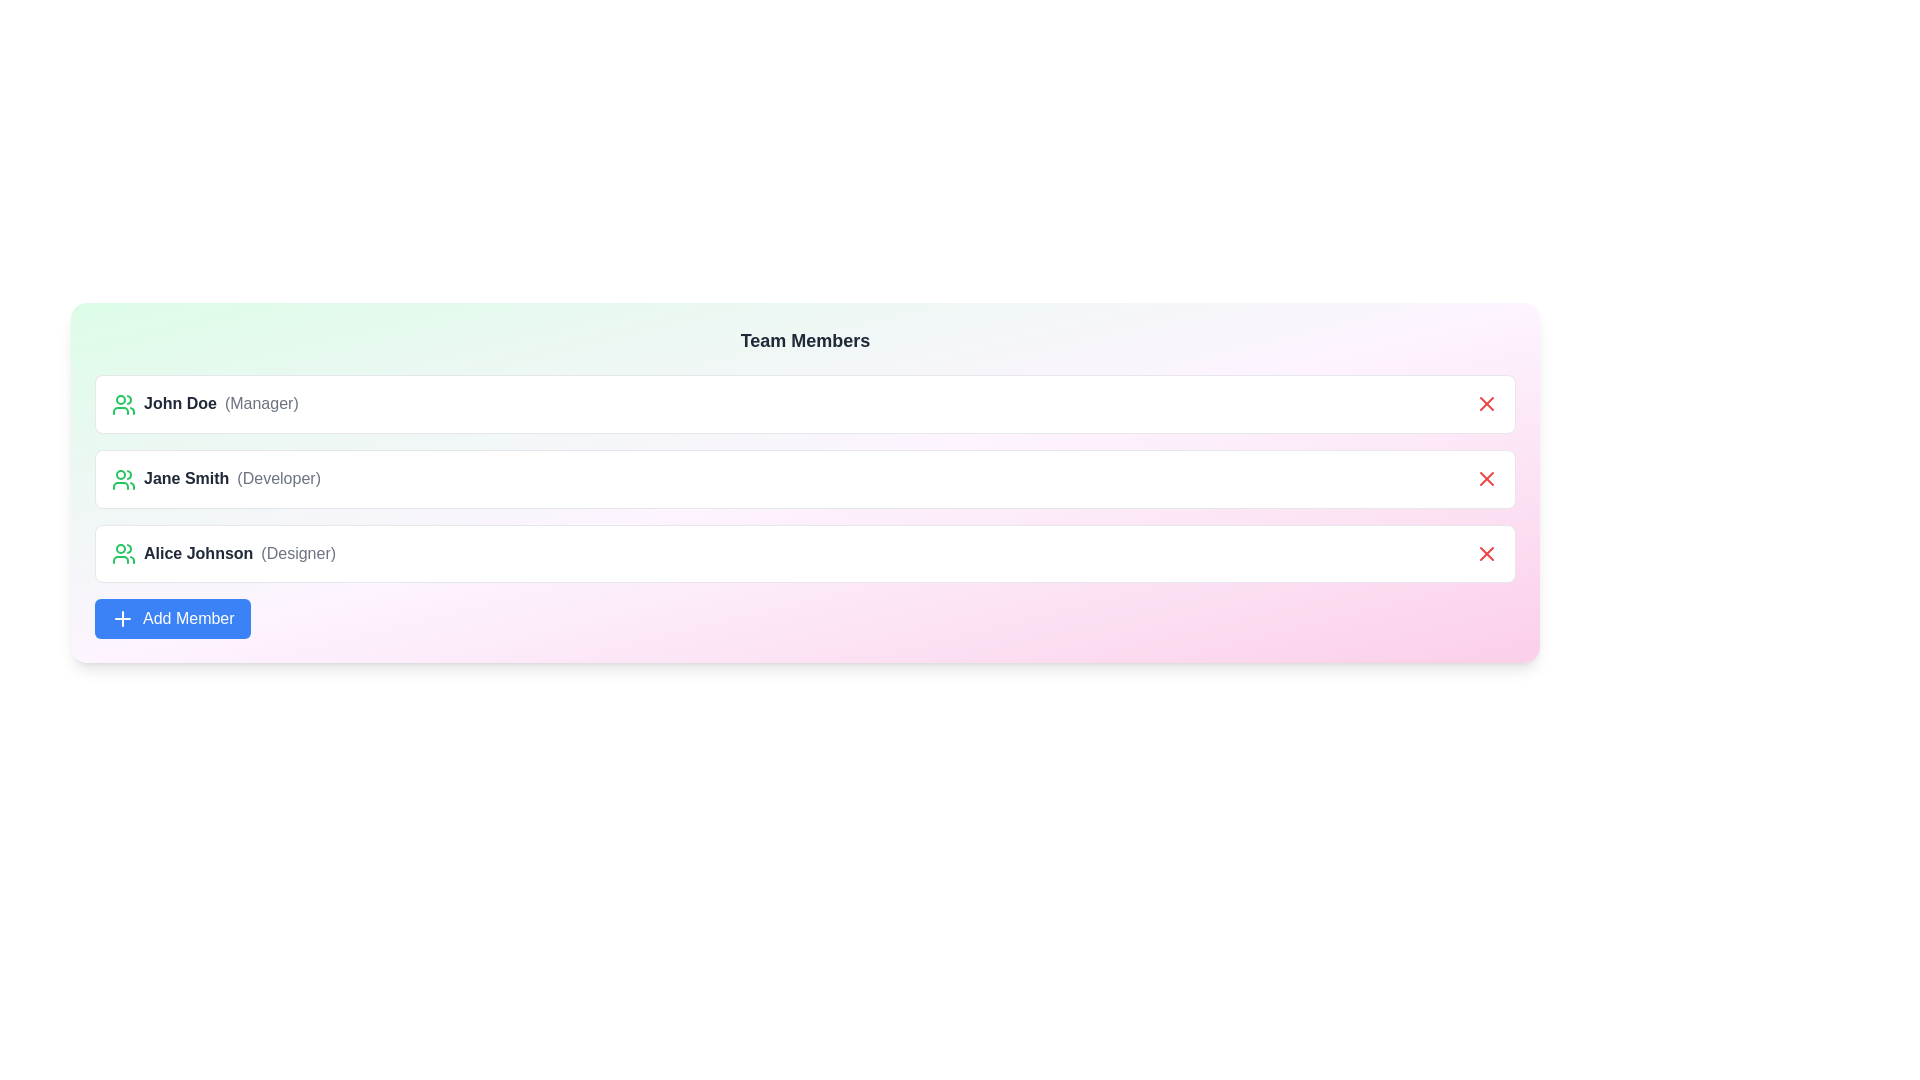  Describe the element at coordinates (1487, 479) in the screenshot. I see `the delete button for the member Jane Smith` at that location.